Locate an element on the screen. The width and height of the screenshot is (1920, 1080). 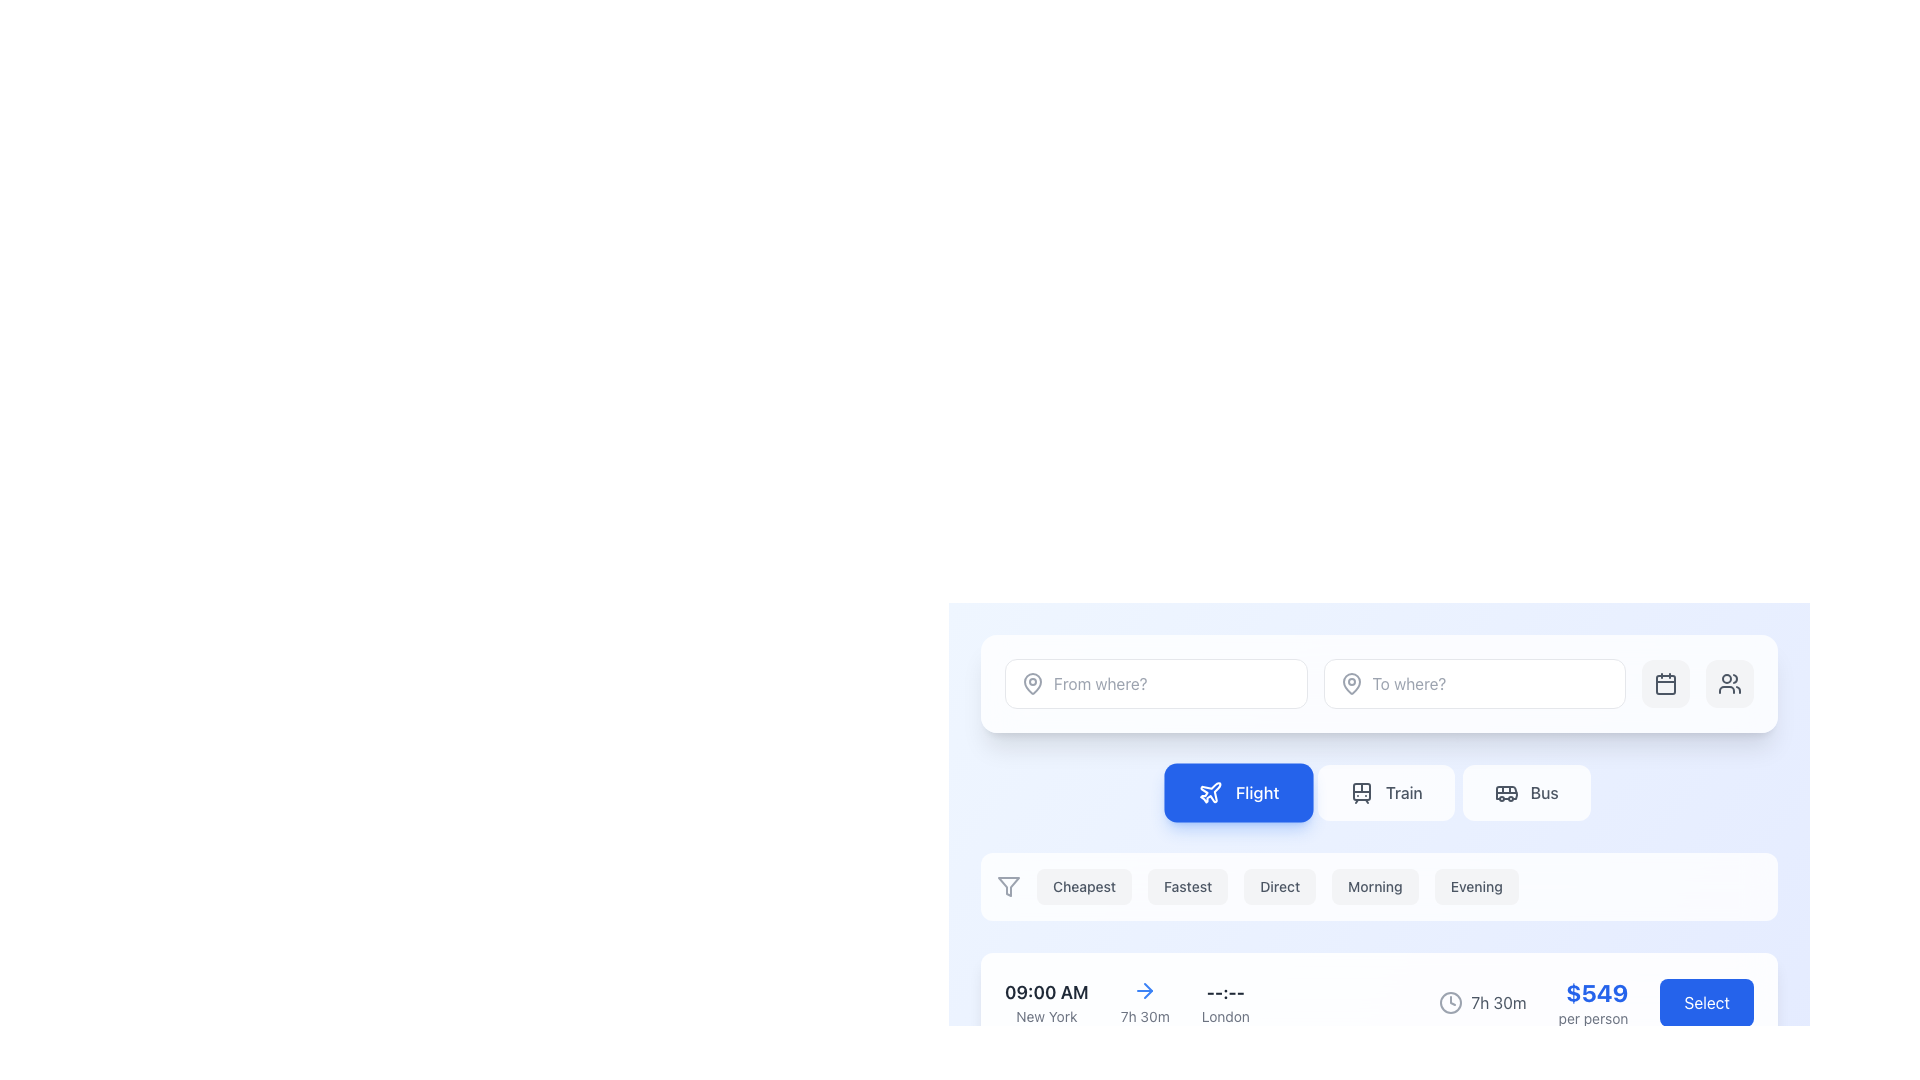
the rounded rectangular button with a user group SVG icon in the top-right section to change its background color is located at coordinates (1728, 682).